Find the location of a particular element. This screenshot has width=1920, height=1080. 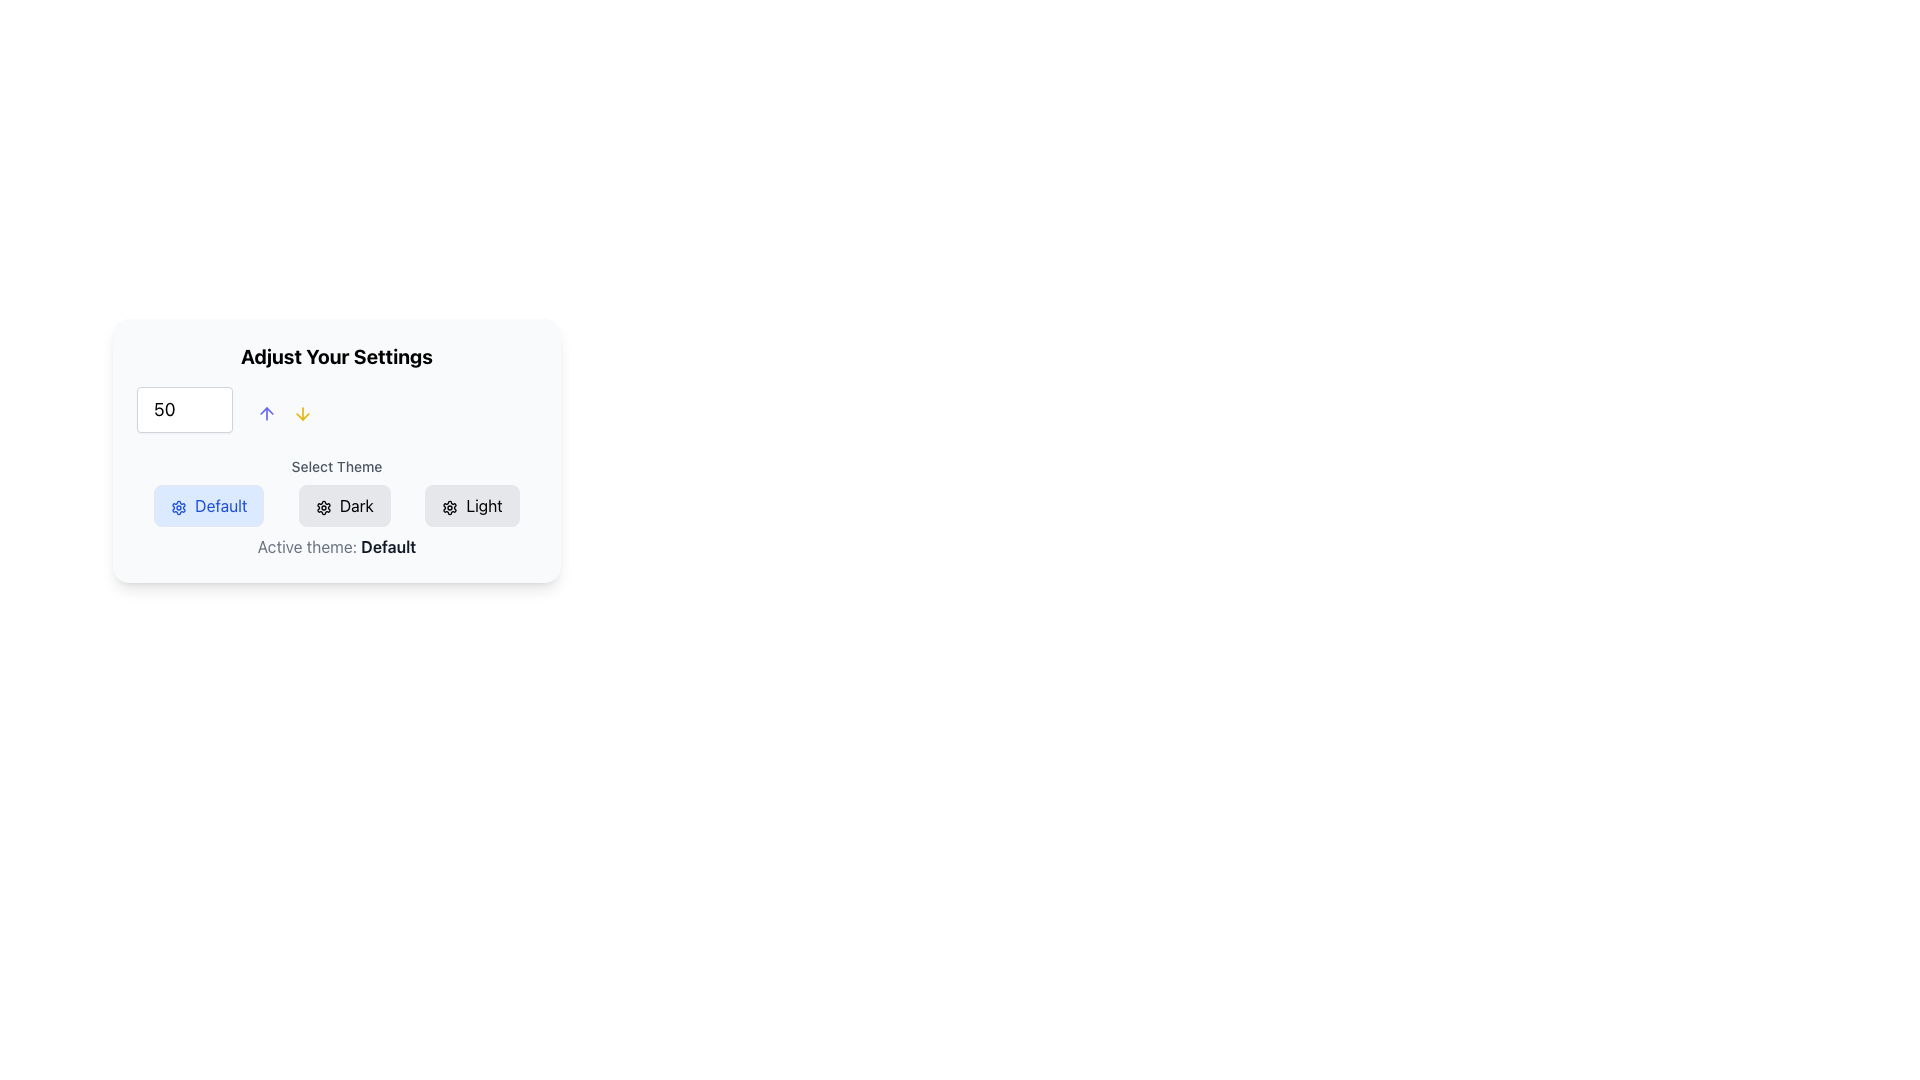

the central button labeled 'Dark' in the theme selection group below the 'Select Theme' label to observe its hover effects is located at coordinates (344, 504).